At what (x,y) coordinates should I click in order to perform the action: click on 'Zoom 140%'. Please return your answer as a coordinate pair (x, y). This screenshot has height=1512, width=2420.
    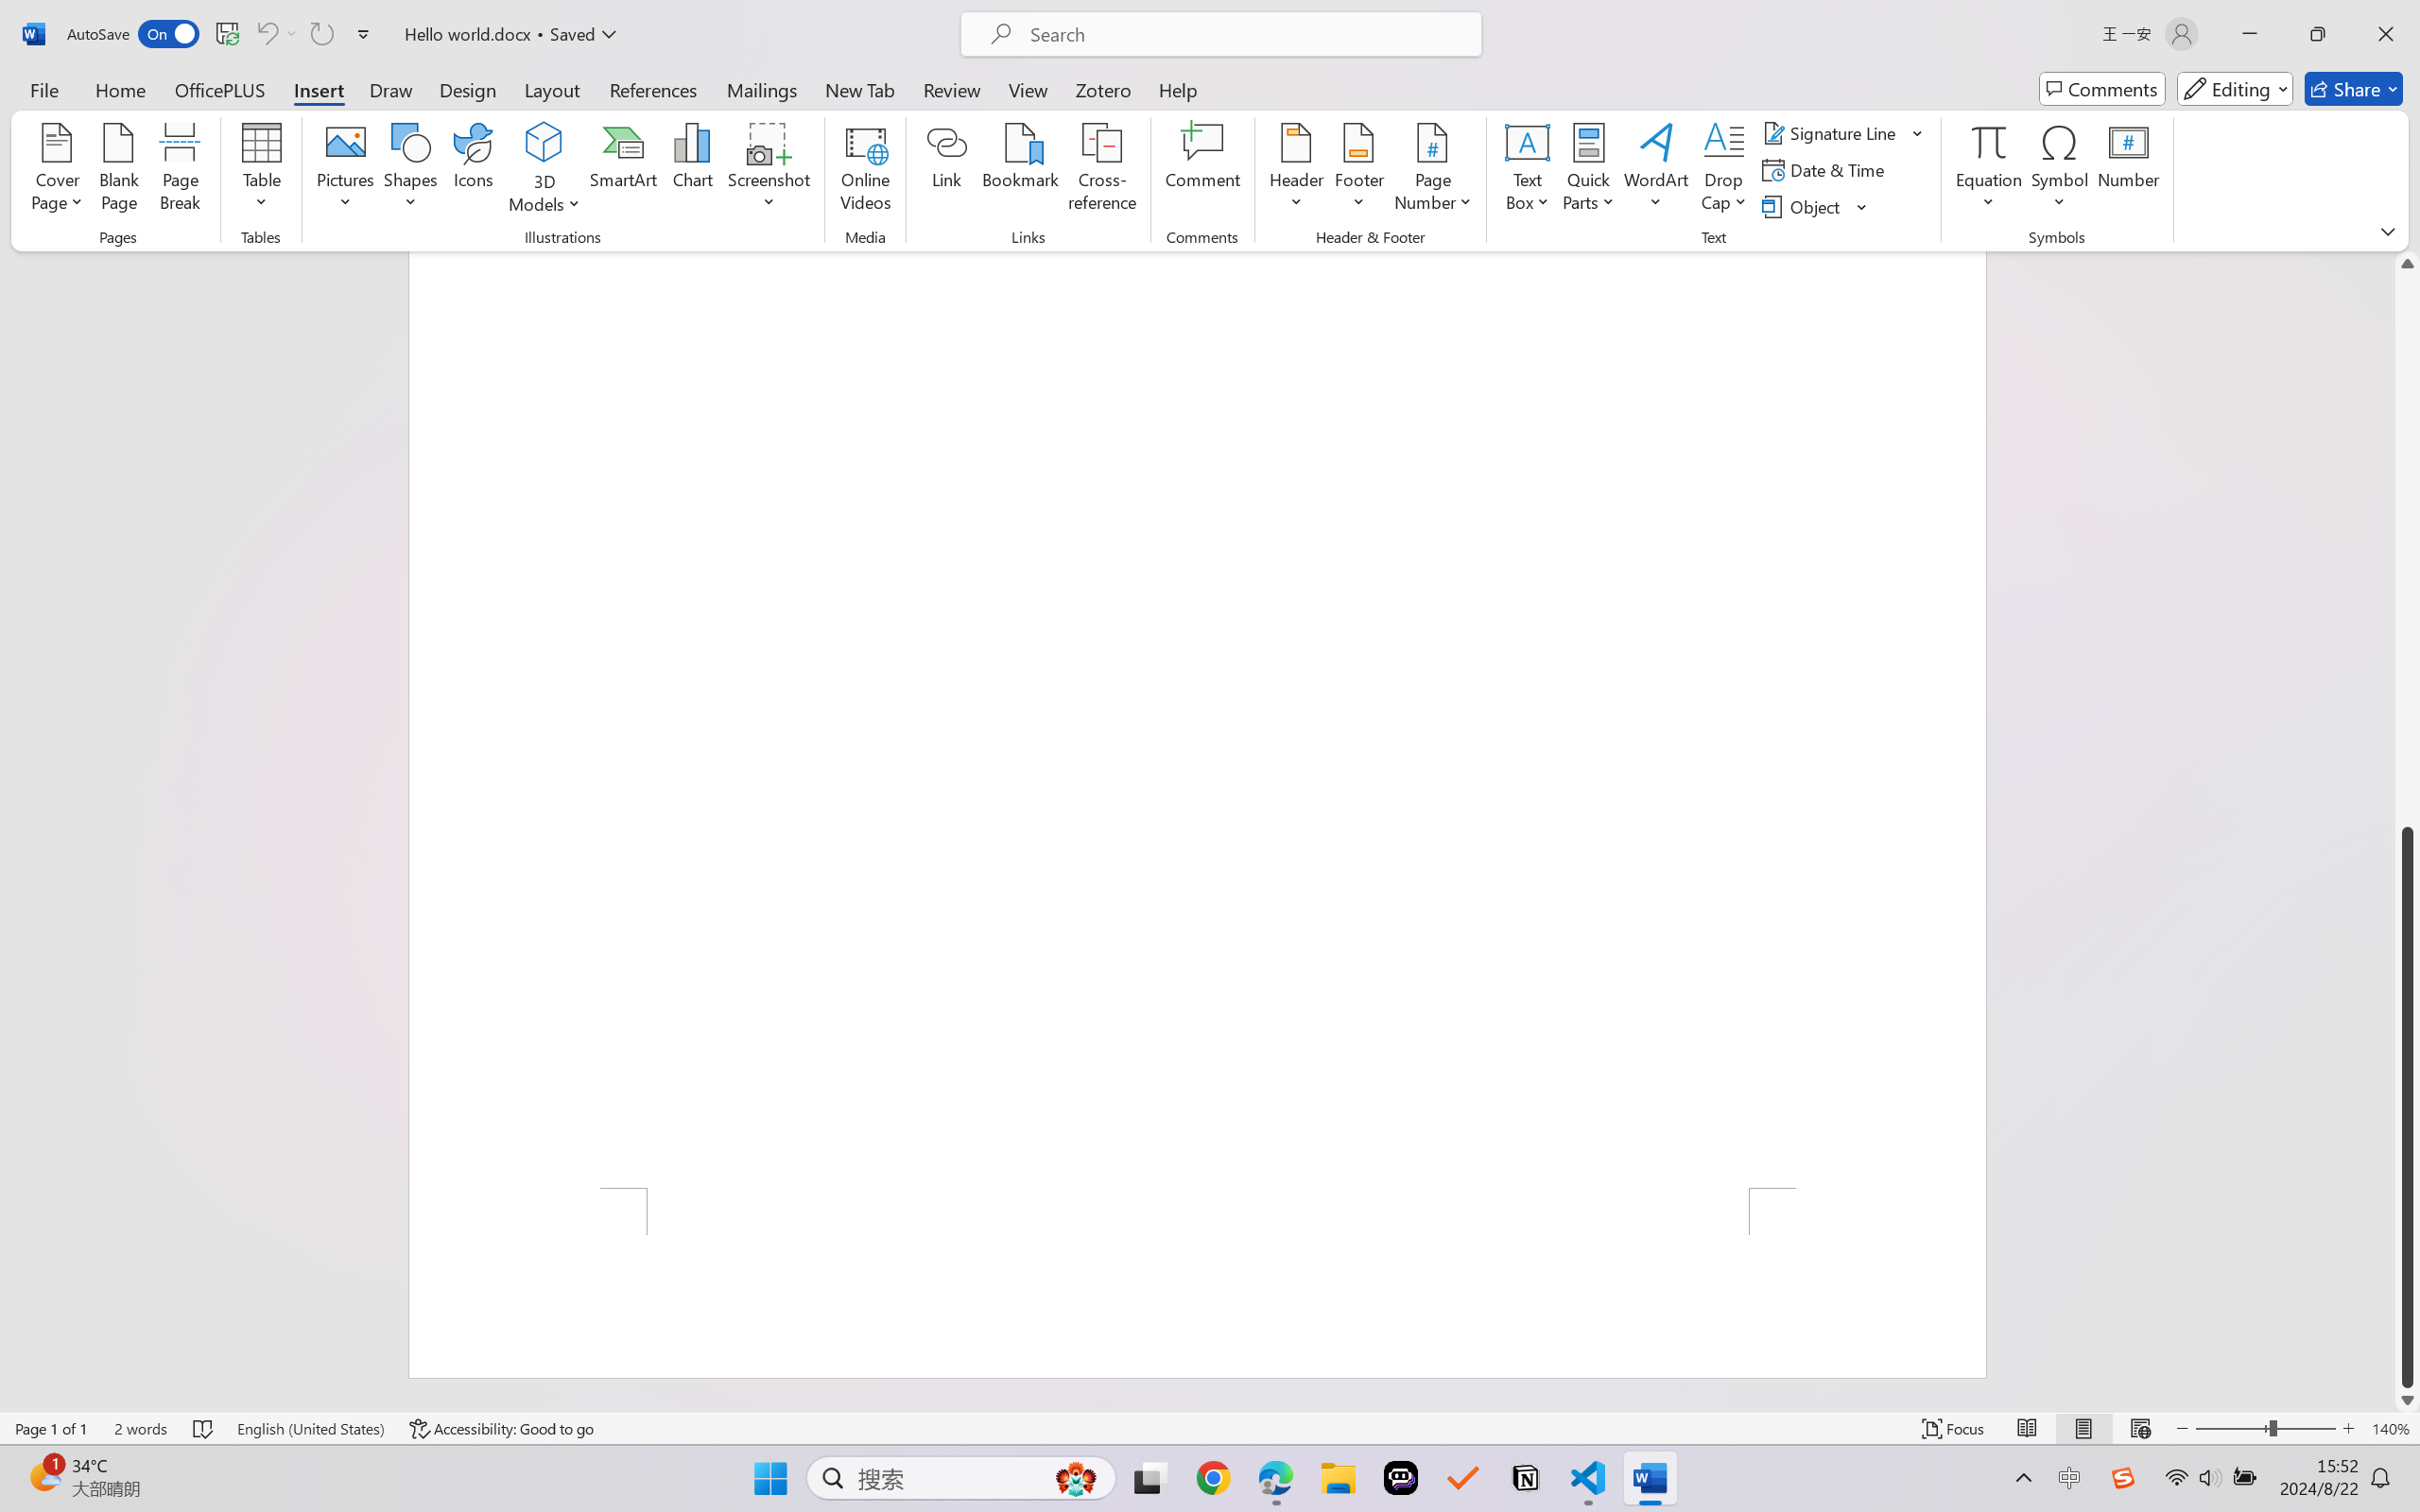
    Looking at the image, I should click on (2390, 1428).